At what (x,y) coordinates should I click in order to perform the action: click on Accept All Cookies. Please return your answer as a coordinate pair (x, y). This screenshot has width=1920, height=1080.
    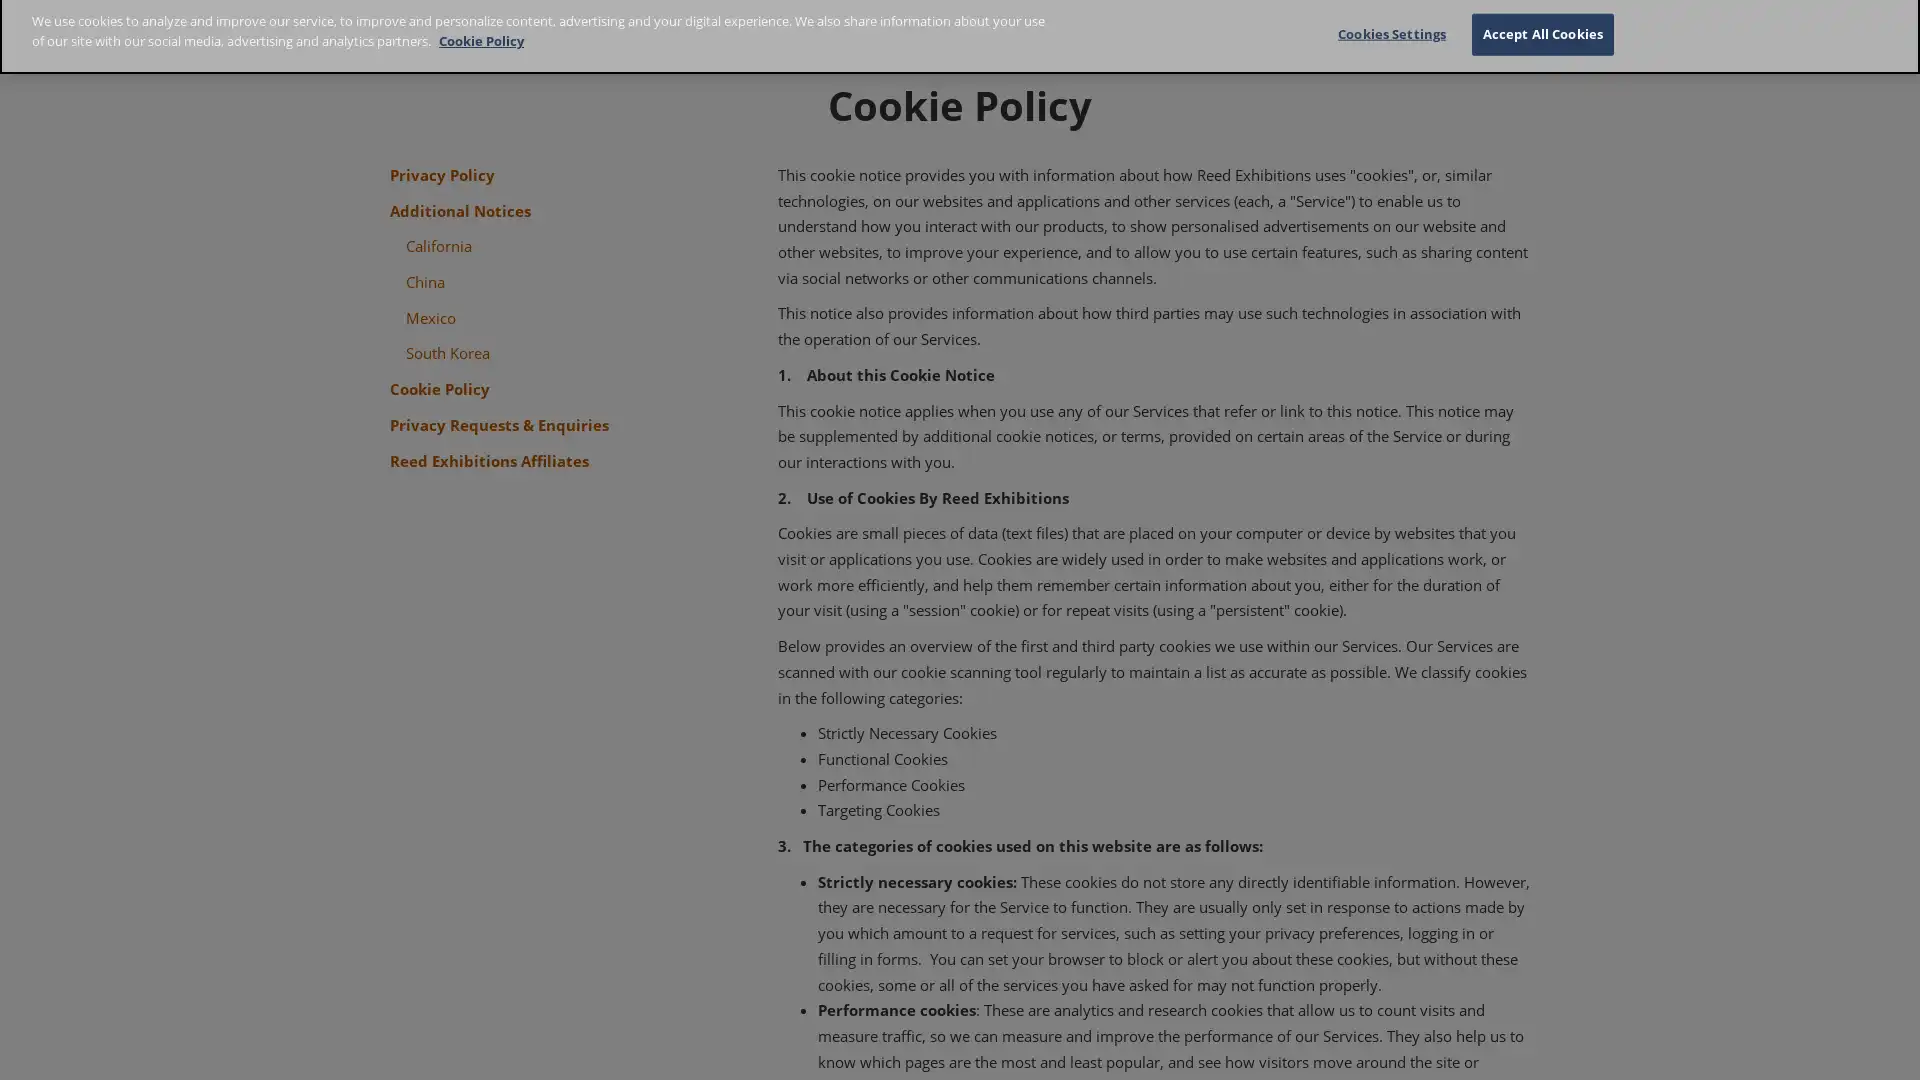
    Looking at the image, I should click on (1541, 42).